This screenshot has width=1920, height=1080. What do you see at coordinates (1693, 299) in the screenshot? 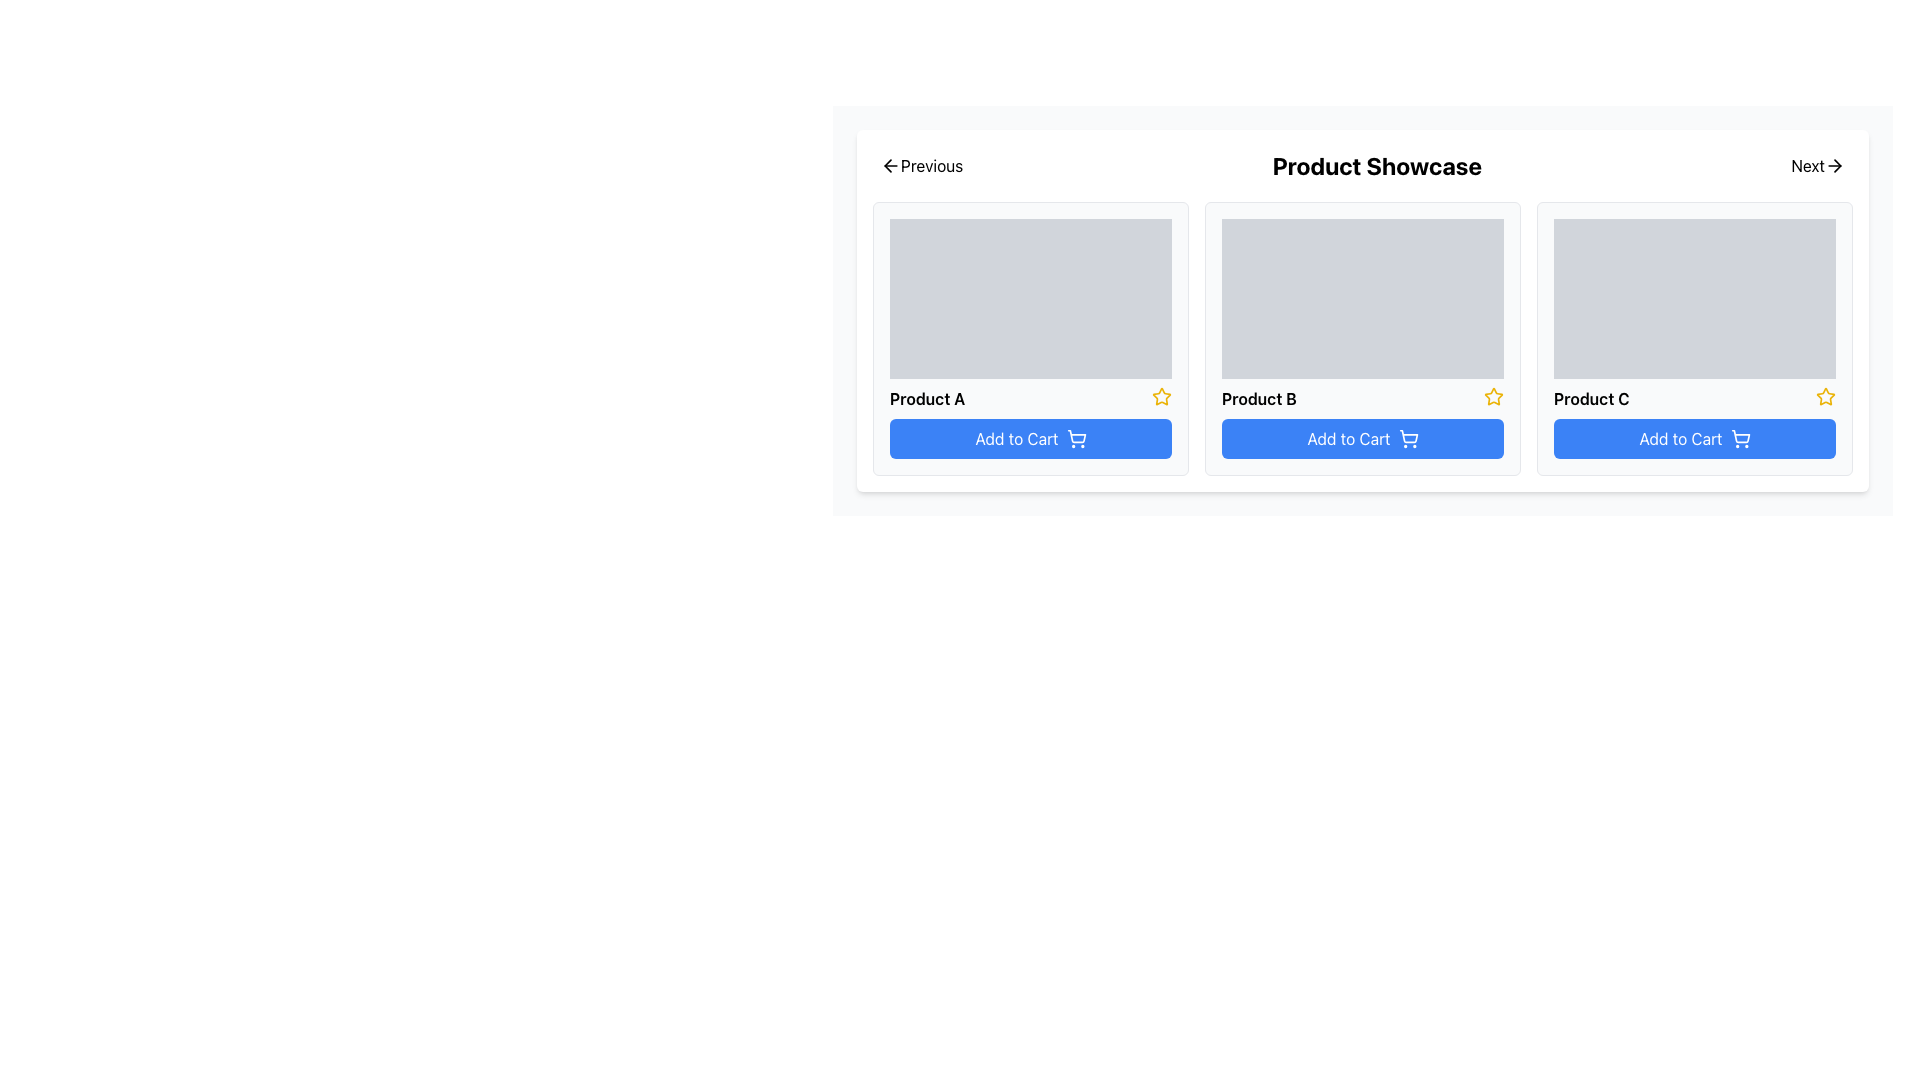
I see `the image placeholder for 'Product C' located at the top-center of the product card` at bounding box center [1693, 299].